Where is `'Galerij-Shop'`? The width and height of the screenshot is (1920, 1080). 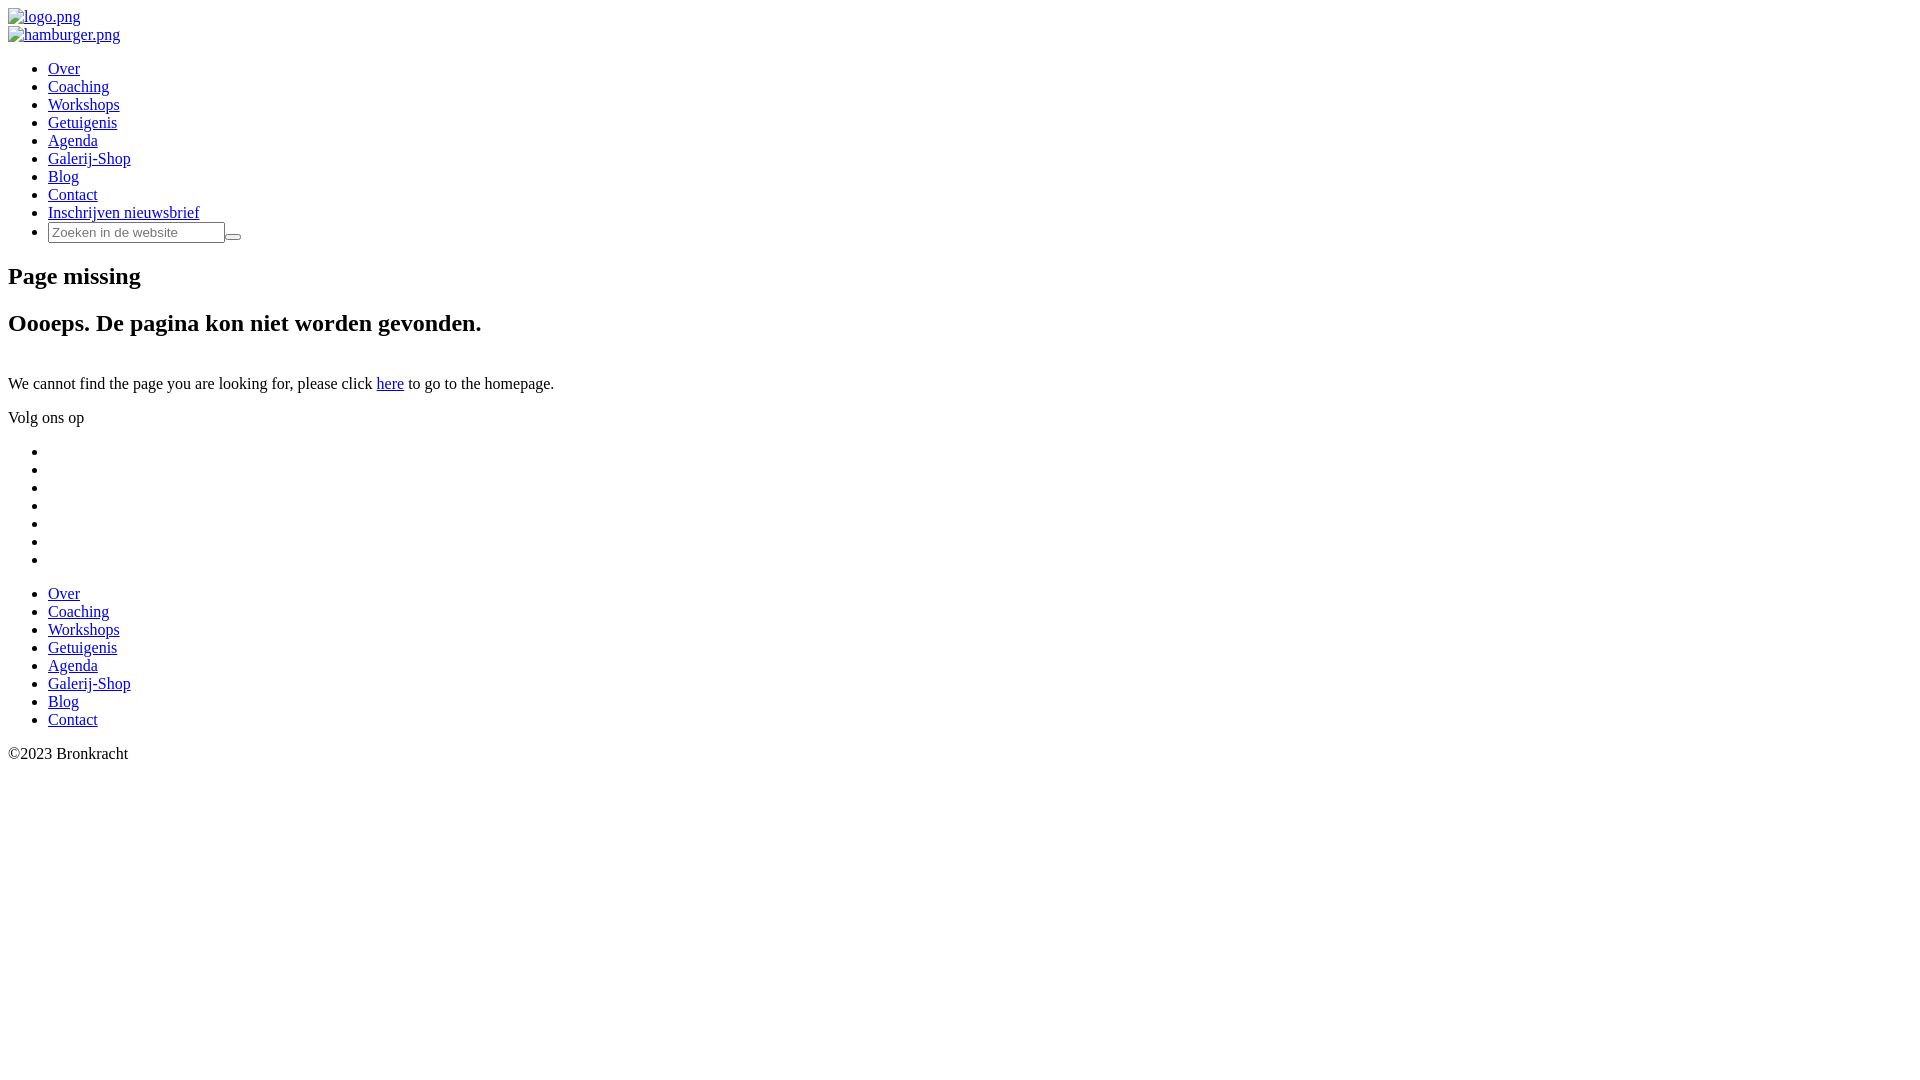 'Galerij-Shop' is located at coordinates (88, 157).